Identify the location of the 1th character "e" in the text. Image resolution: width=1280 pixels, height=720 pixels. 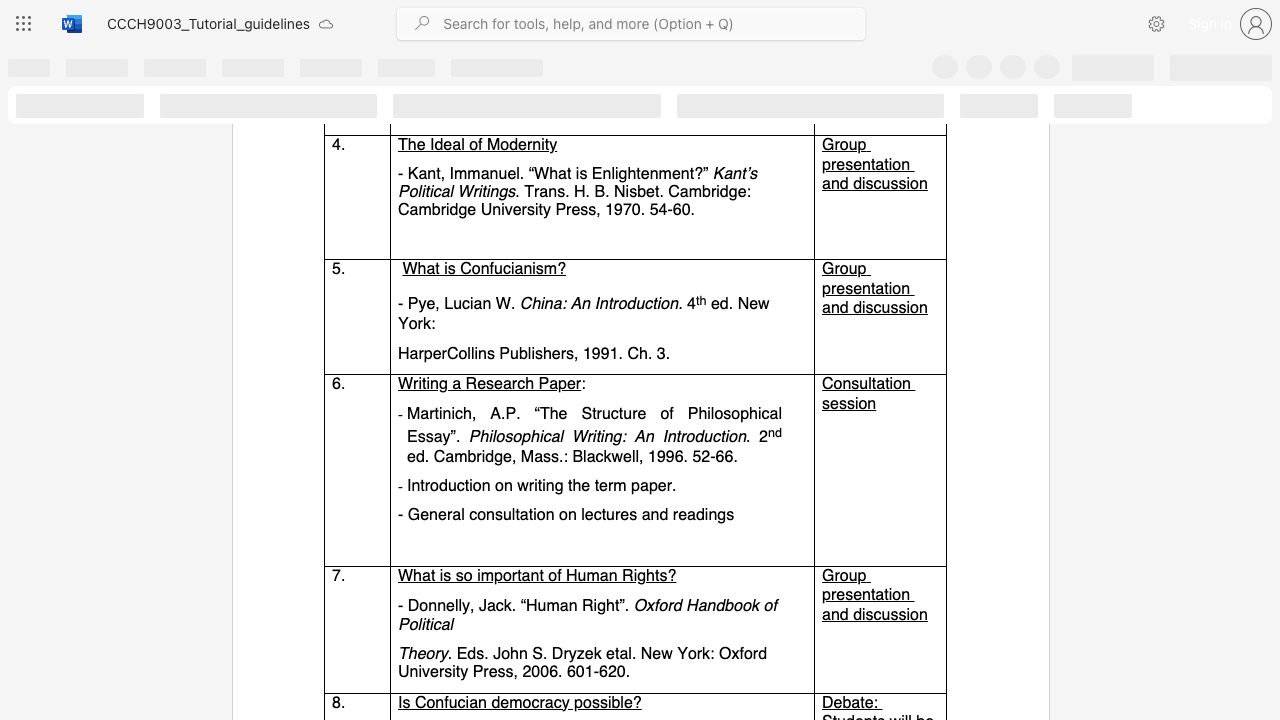
(481, 384).